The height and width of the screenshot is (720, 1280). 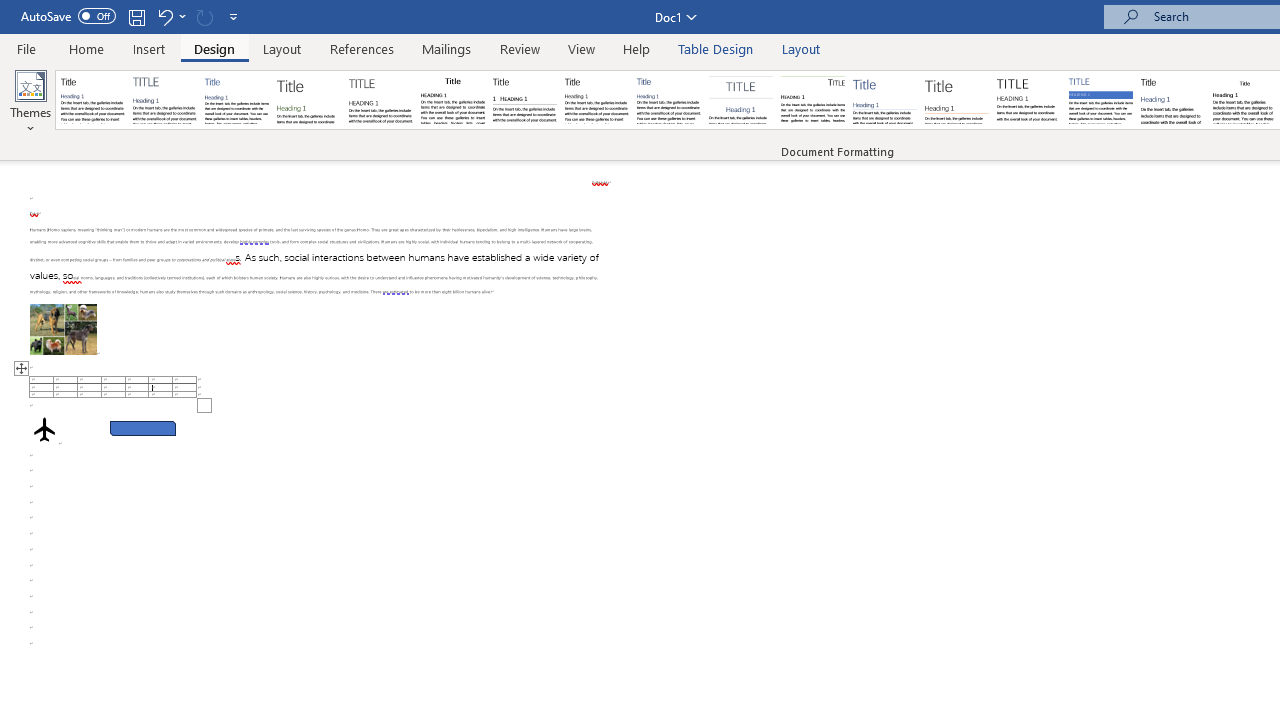 What do you see at coordinates (1099, 100) in the screenshot?
I see `'Shaded'` at bounding box center [1099, 100].